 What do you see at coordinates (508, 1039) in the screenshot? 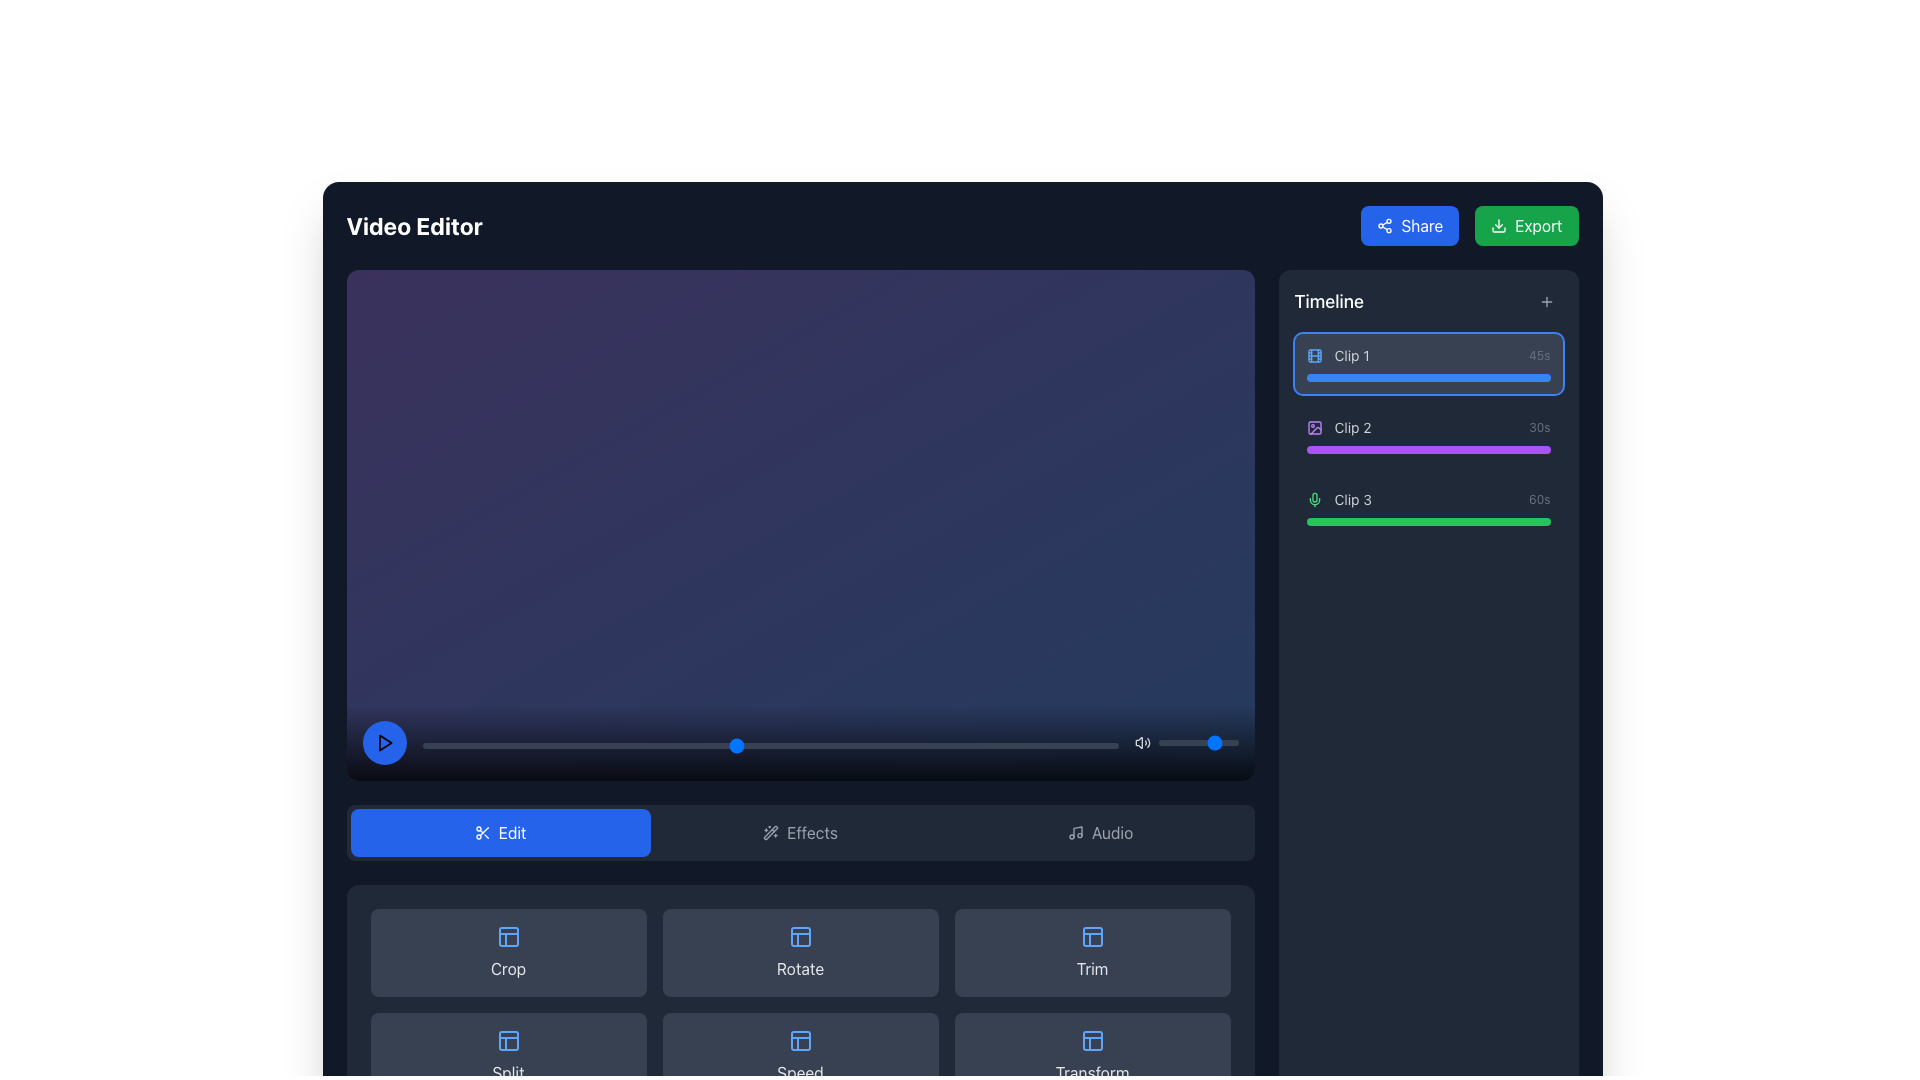
I see `the icon in the bottom section of the interface` at bounding box center [508, 1039].